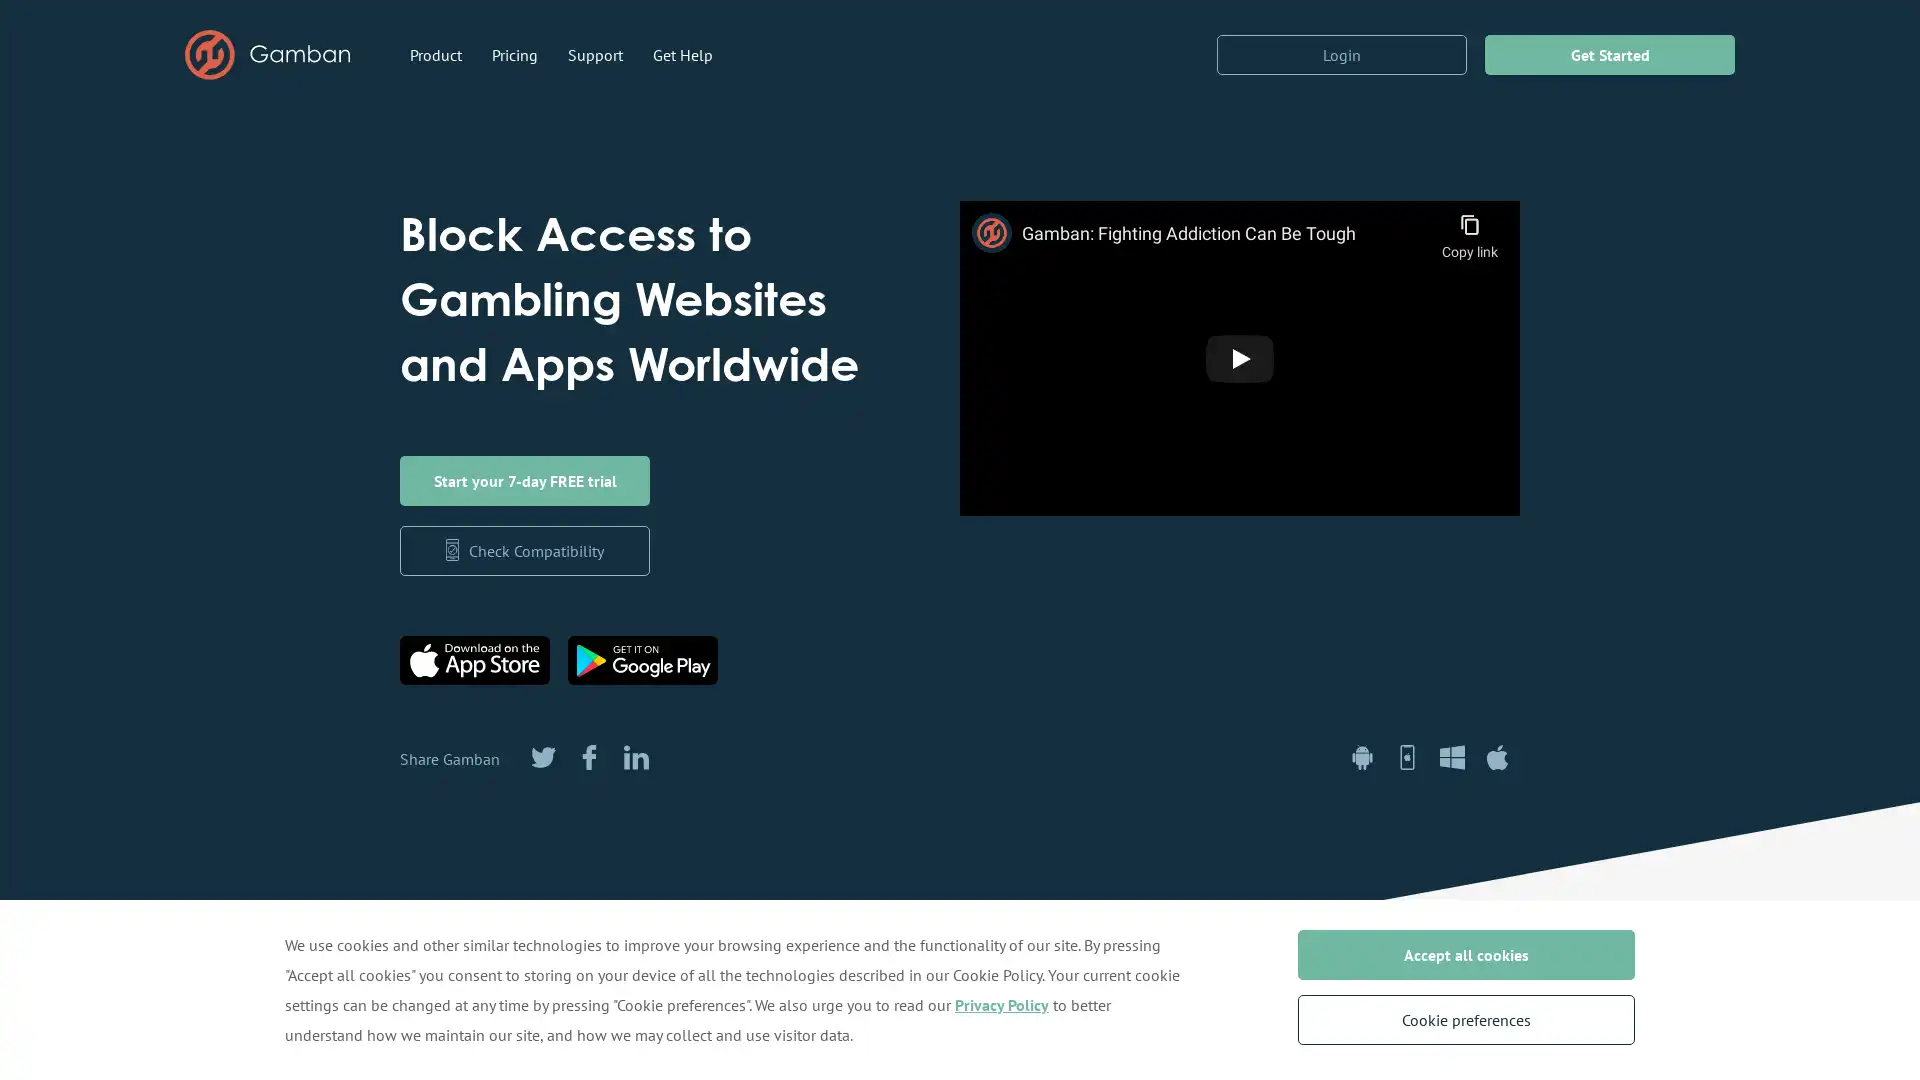 The height and width of the screenshot is (1080, 1920). I want to click on Cookie preferences, so click(1465, 1019).